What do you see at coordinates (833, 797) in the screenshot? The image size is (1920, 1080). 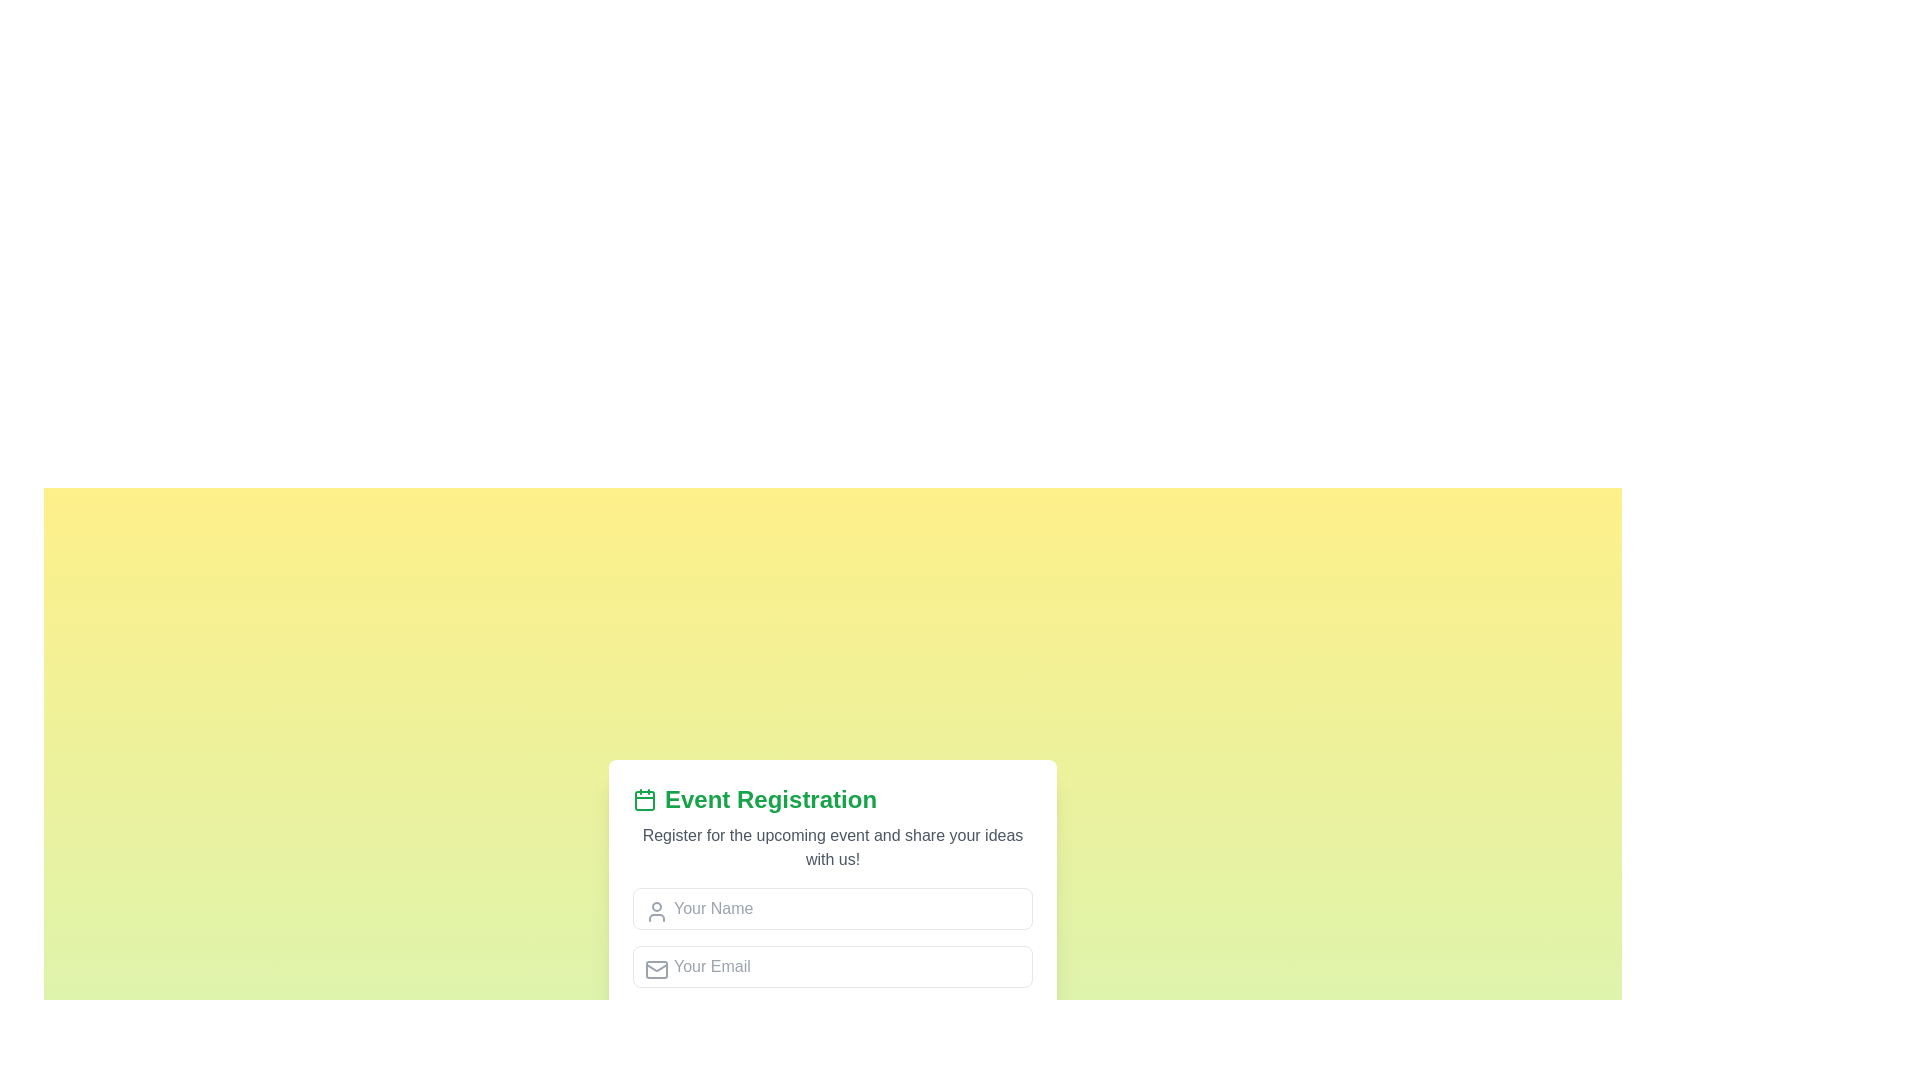 I see `the green text 'Event Registration' with a calendar icon, located at the top of the registration form card` at bounding box center [833, 797].